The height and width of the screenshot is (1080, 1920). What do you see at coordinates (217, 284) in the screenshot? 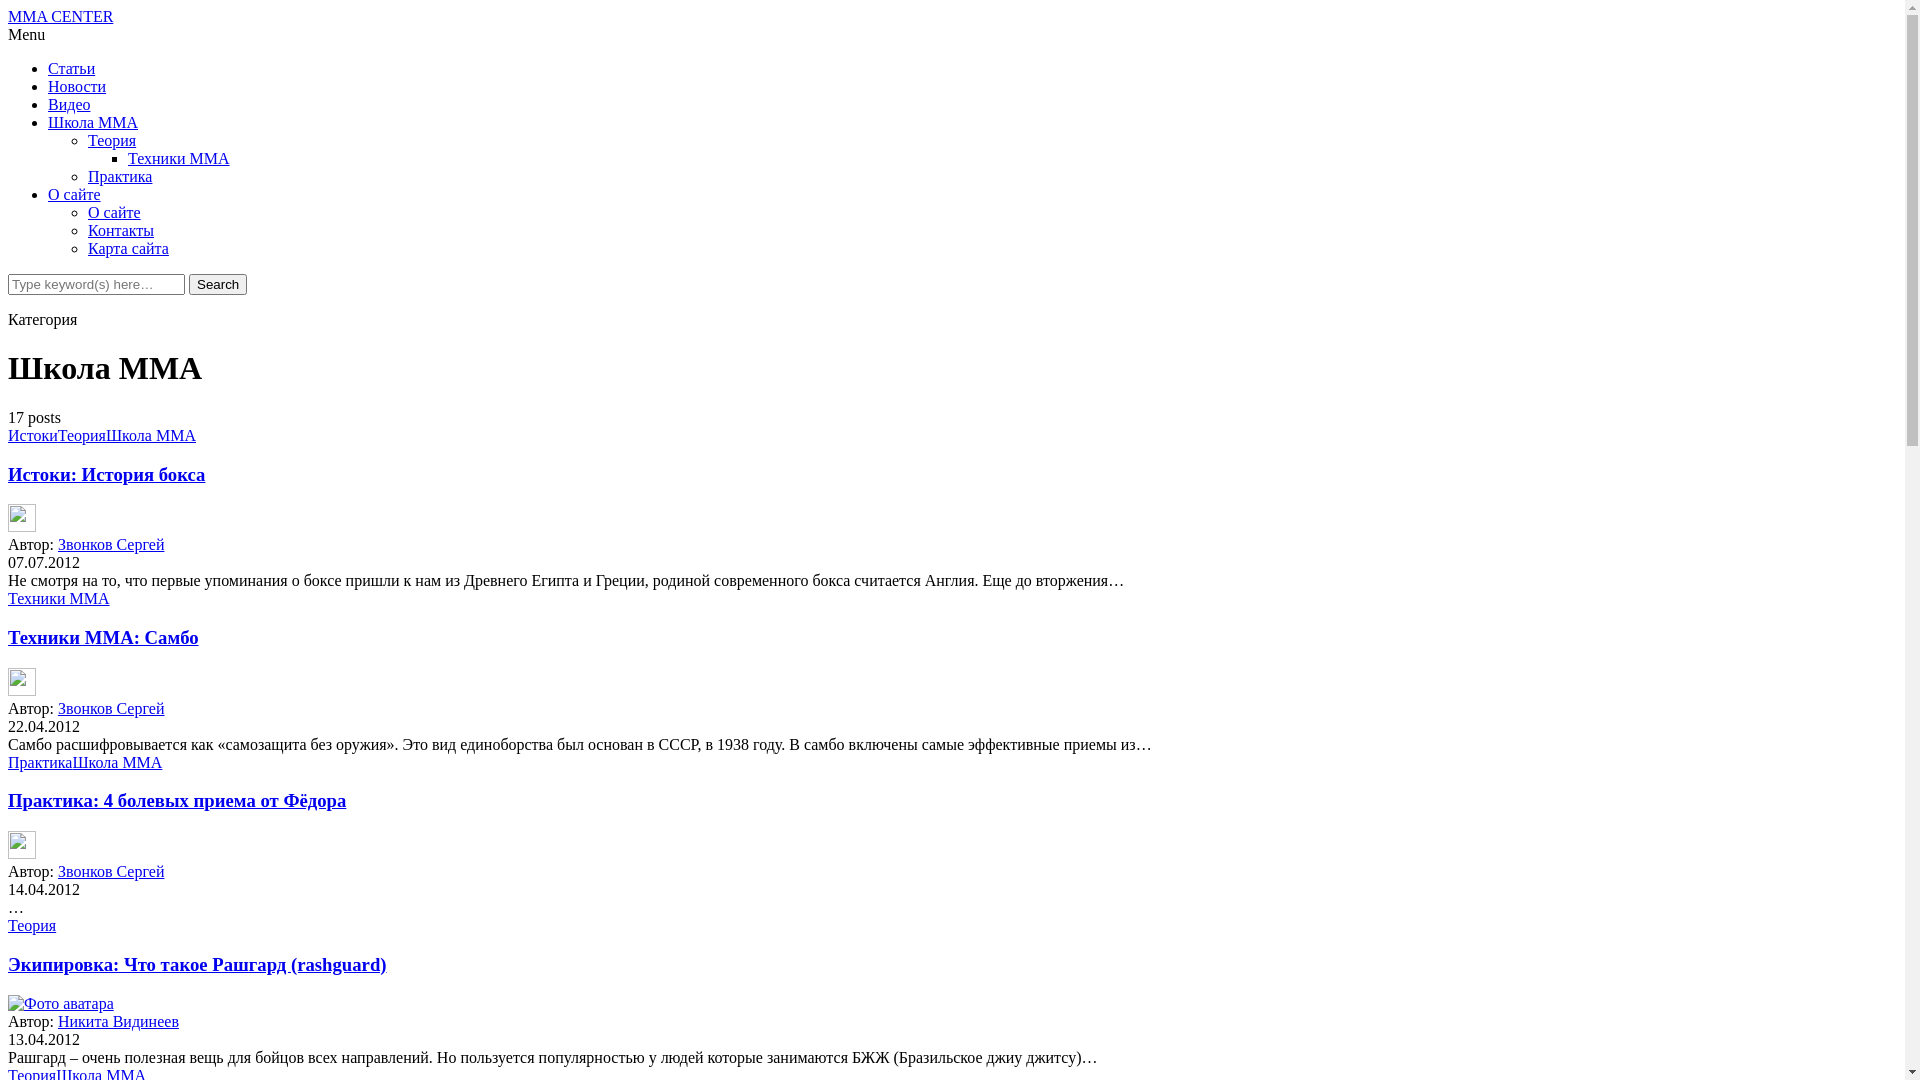
I see `'Search'` at bounding box center [217, 284].